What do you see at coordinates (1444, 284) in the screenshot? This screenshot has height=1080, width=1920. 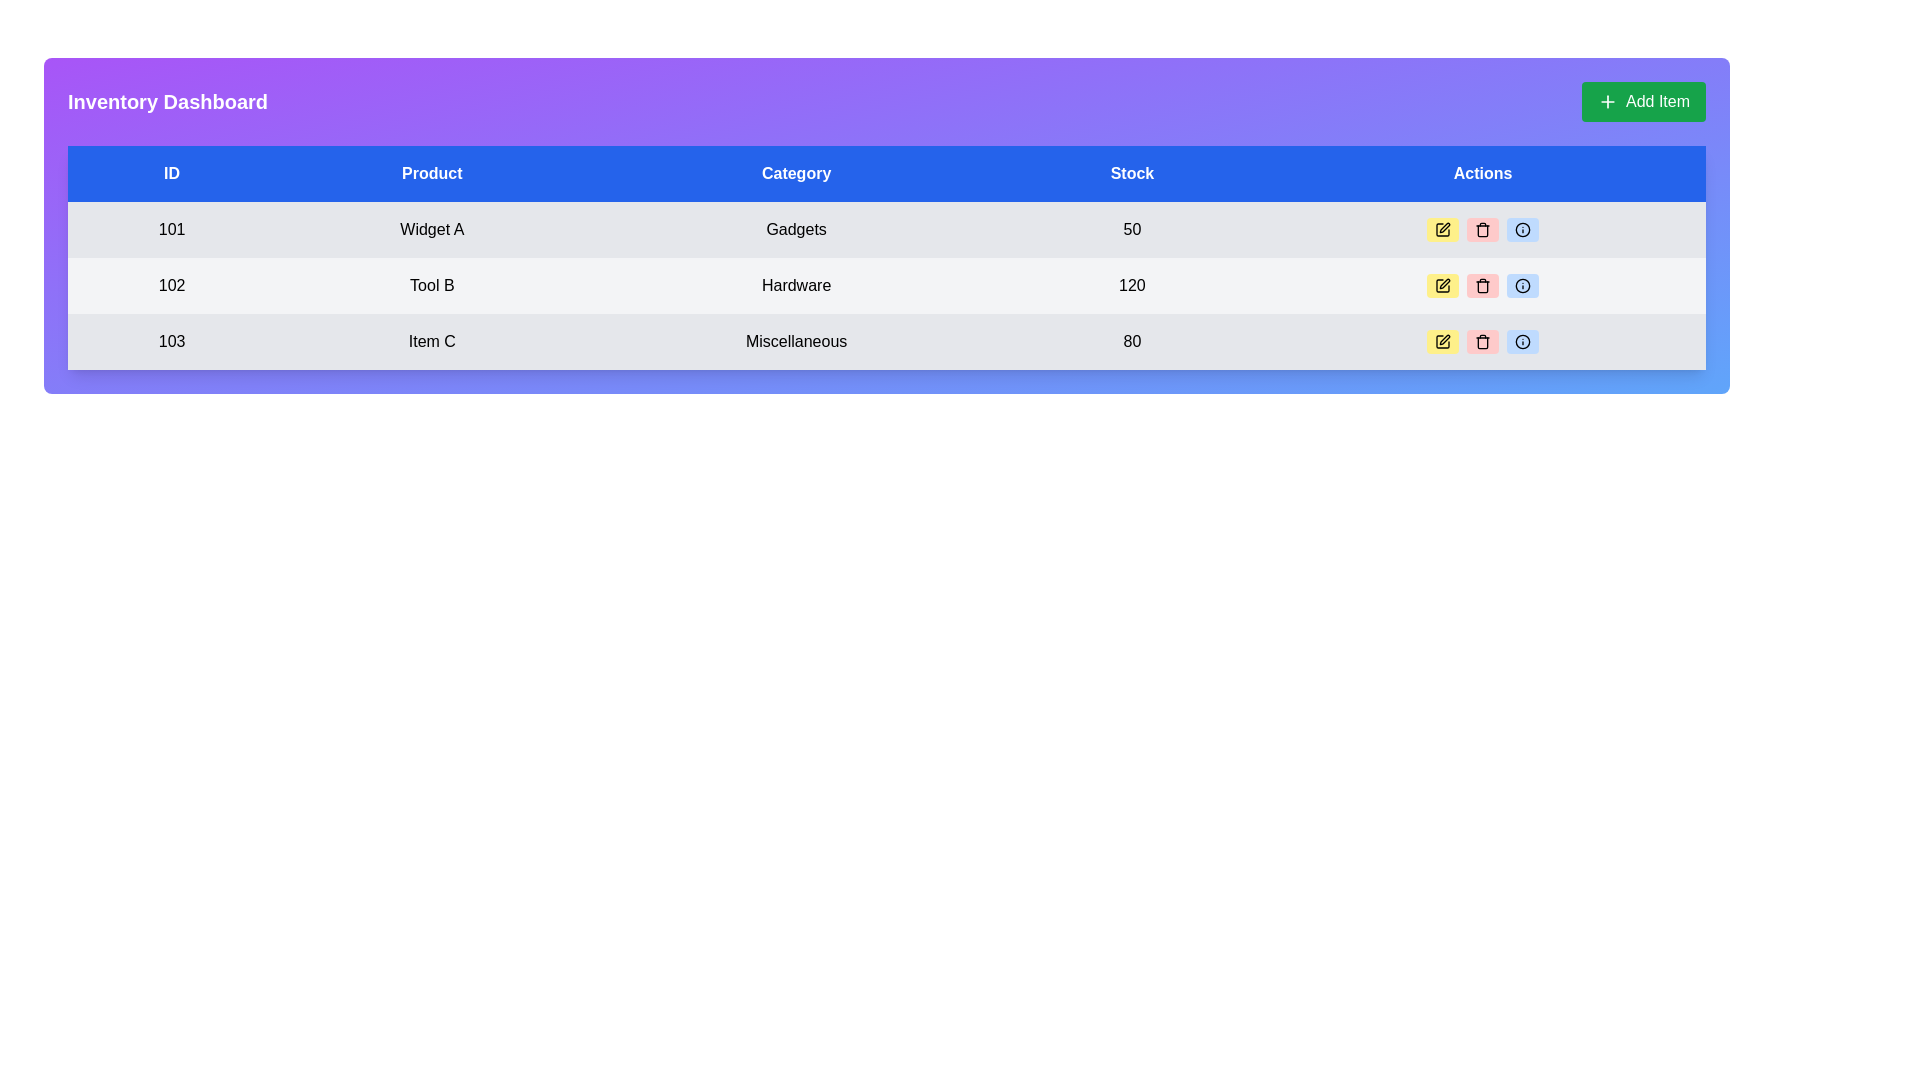 I see `the angled pen icon button in the 'Actions' column of the table to initiate editing for the product labeled 'Tool B'` at bounding box center [1444, 284].